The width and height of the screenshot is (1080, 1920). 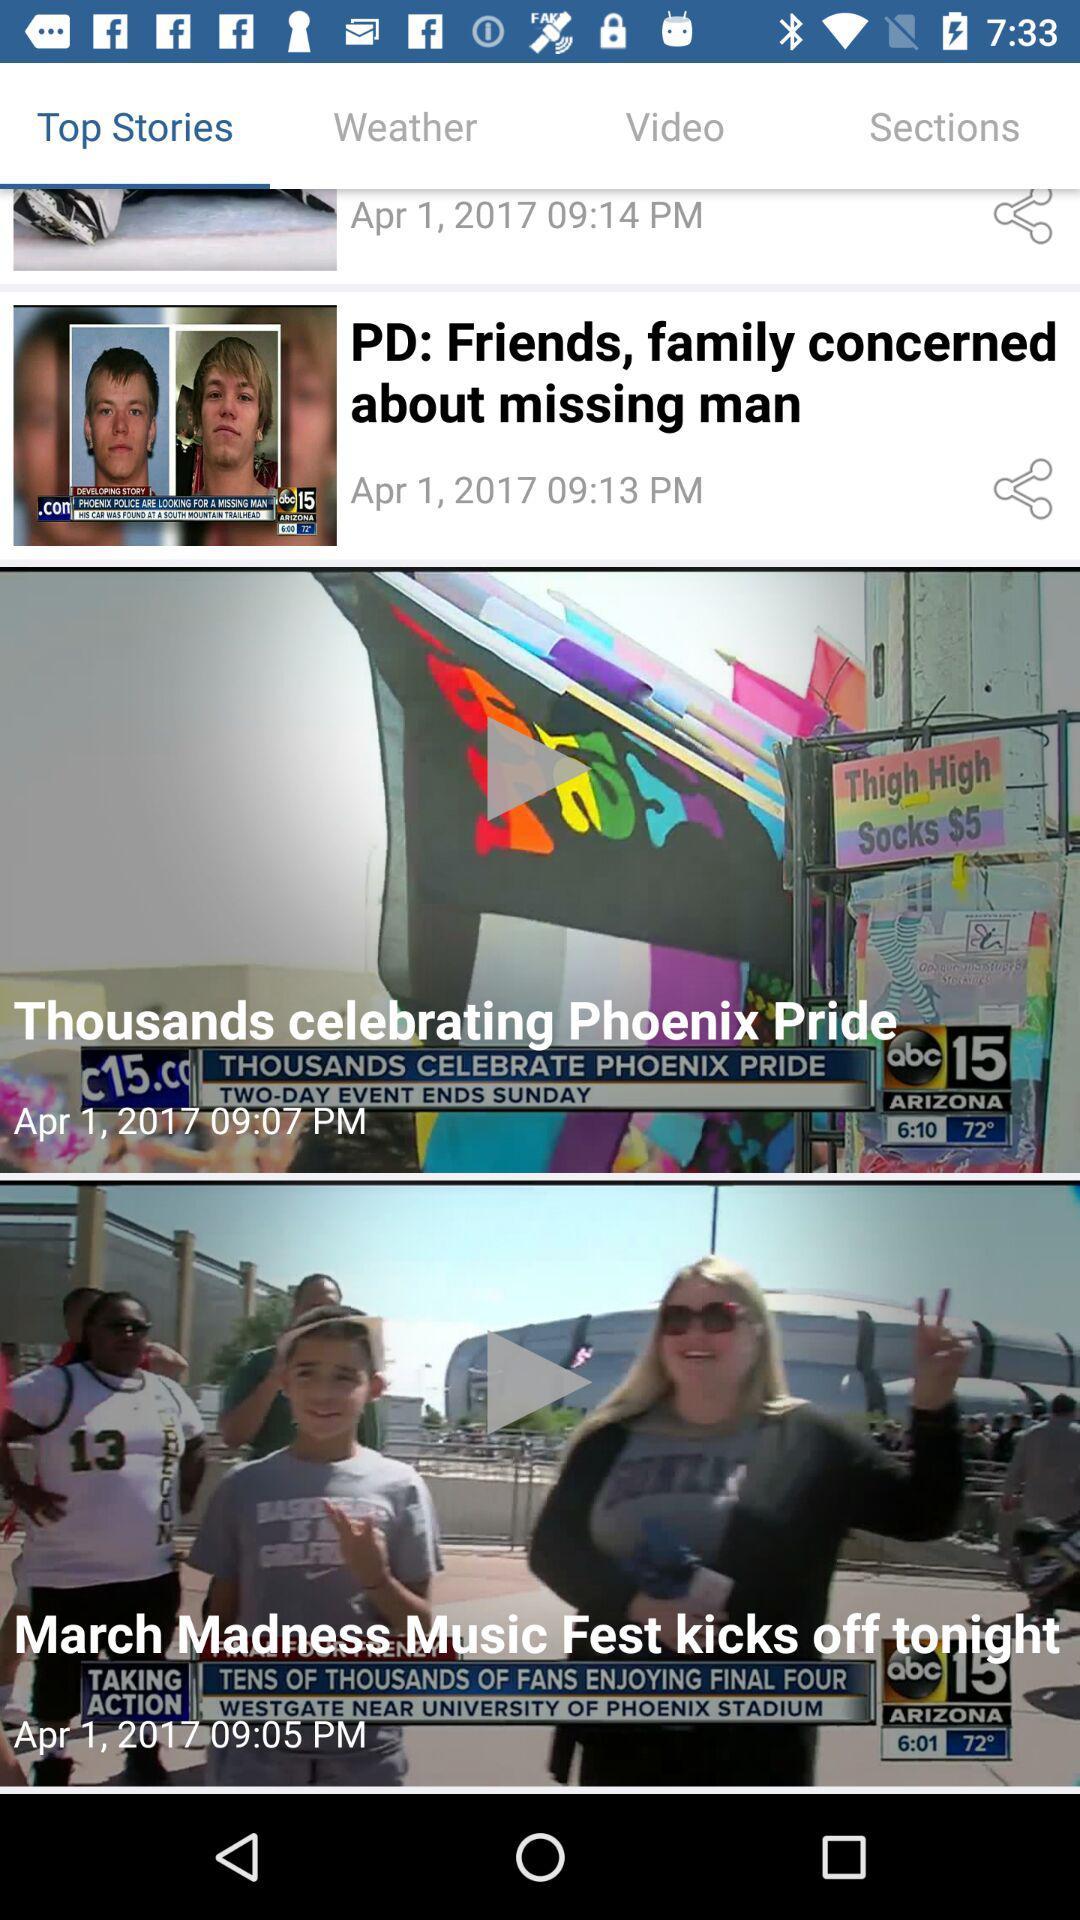 What do you see at coordinates (174, 424) in the screenshot?
I see `news feed tile visual description` at bounding box center [174, 424].